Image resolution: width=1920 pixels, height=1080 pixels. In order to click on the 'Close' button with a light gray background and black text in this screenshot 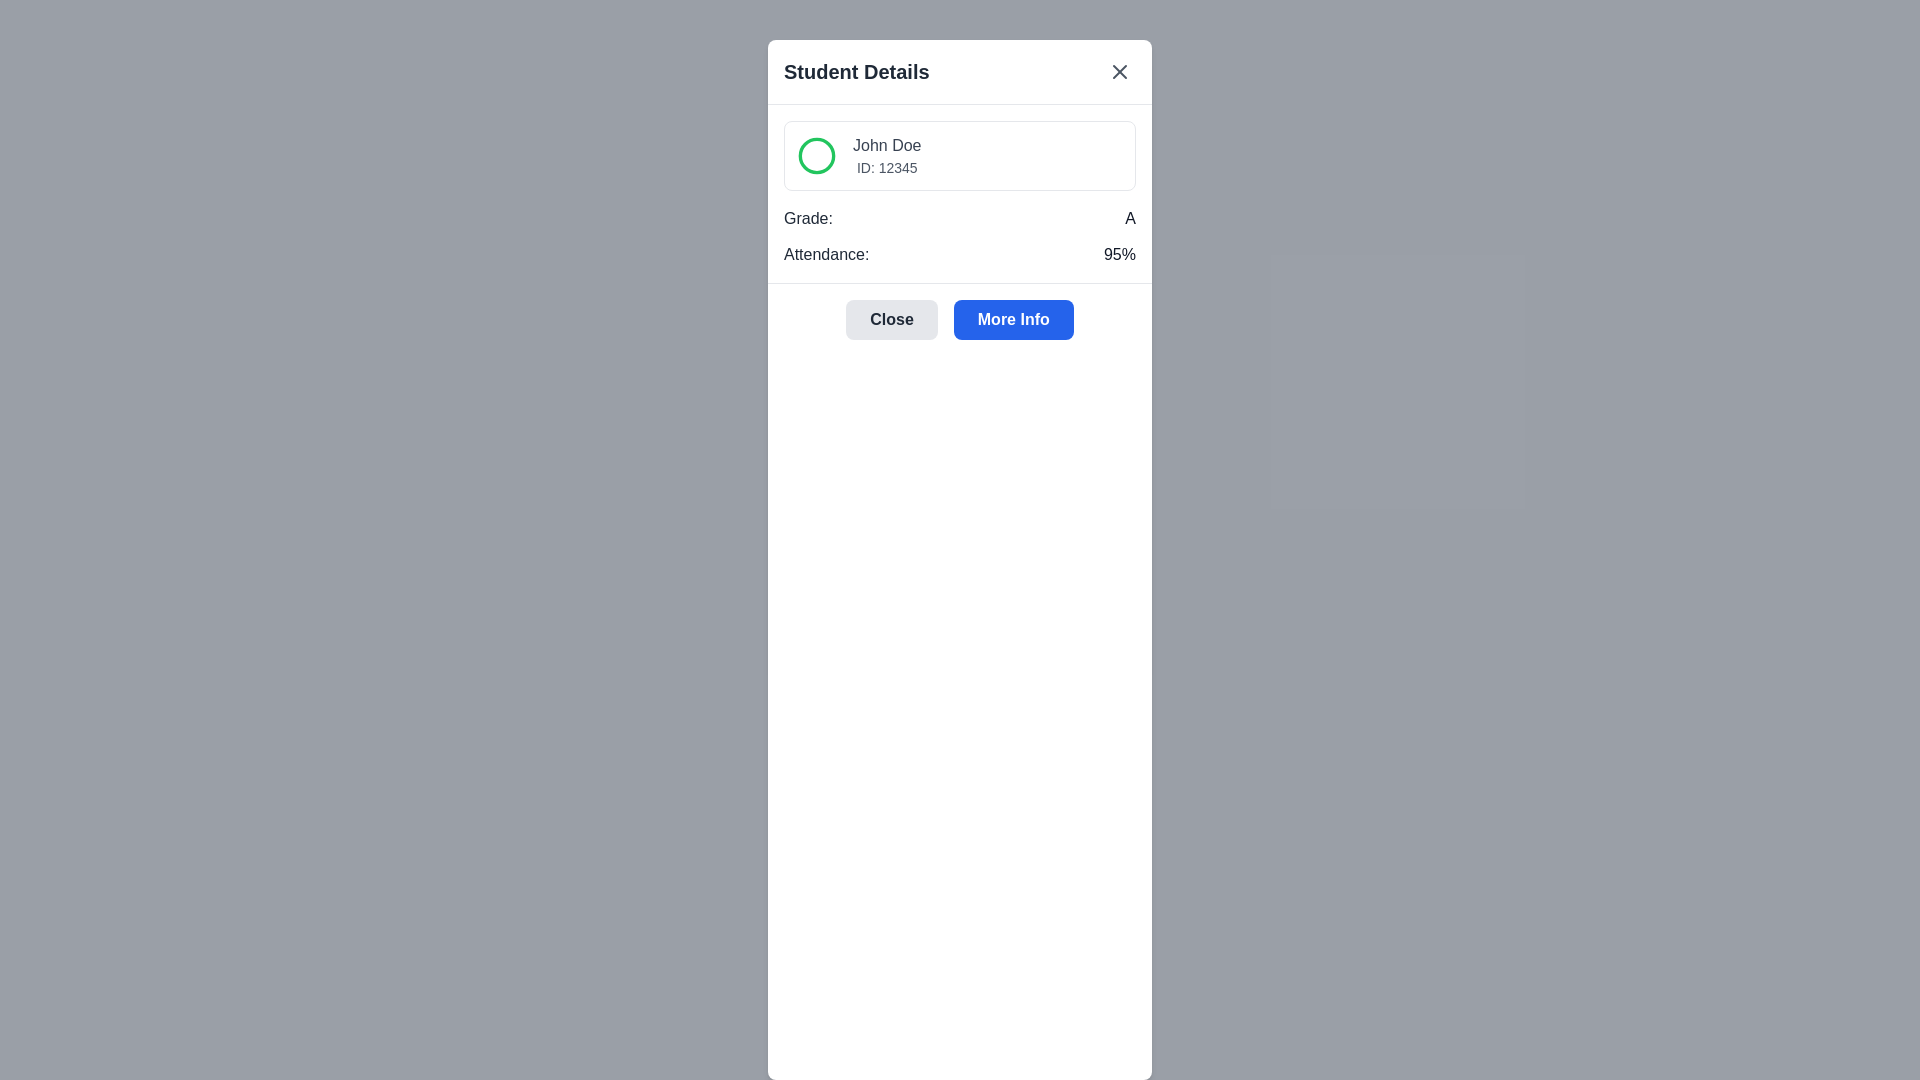, I will do `click(891, 319)`.